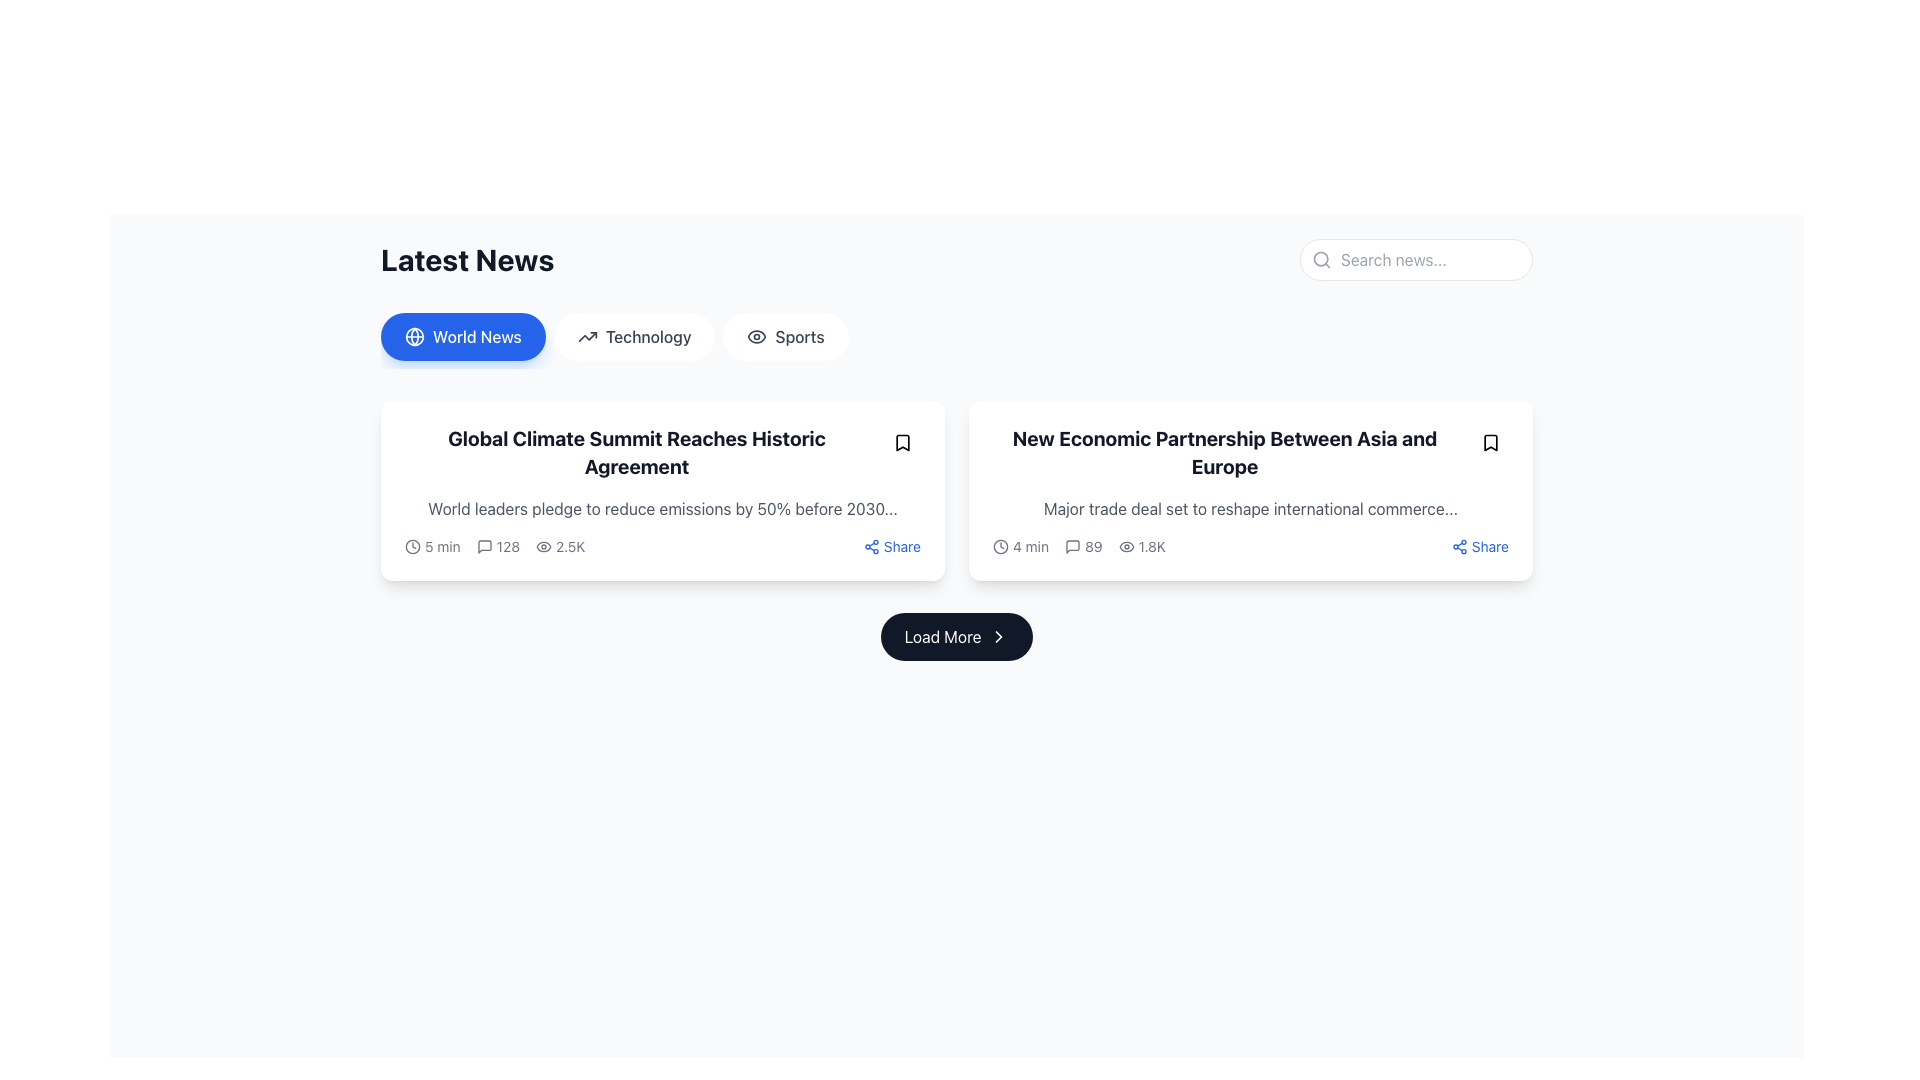  What do you see at coordinates (476, 335) in the screenshot?
I see `the 'World News' text label within the blue rounded button` at bounding box center [476, 335].